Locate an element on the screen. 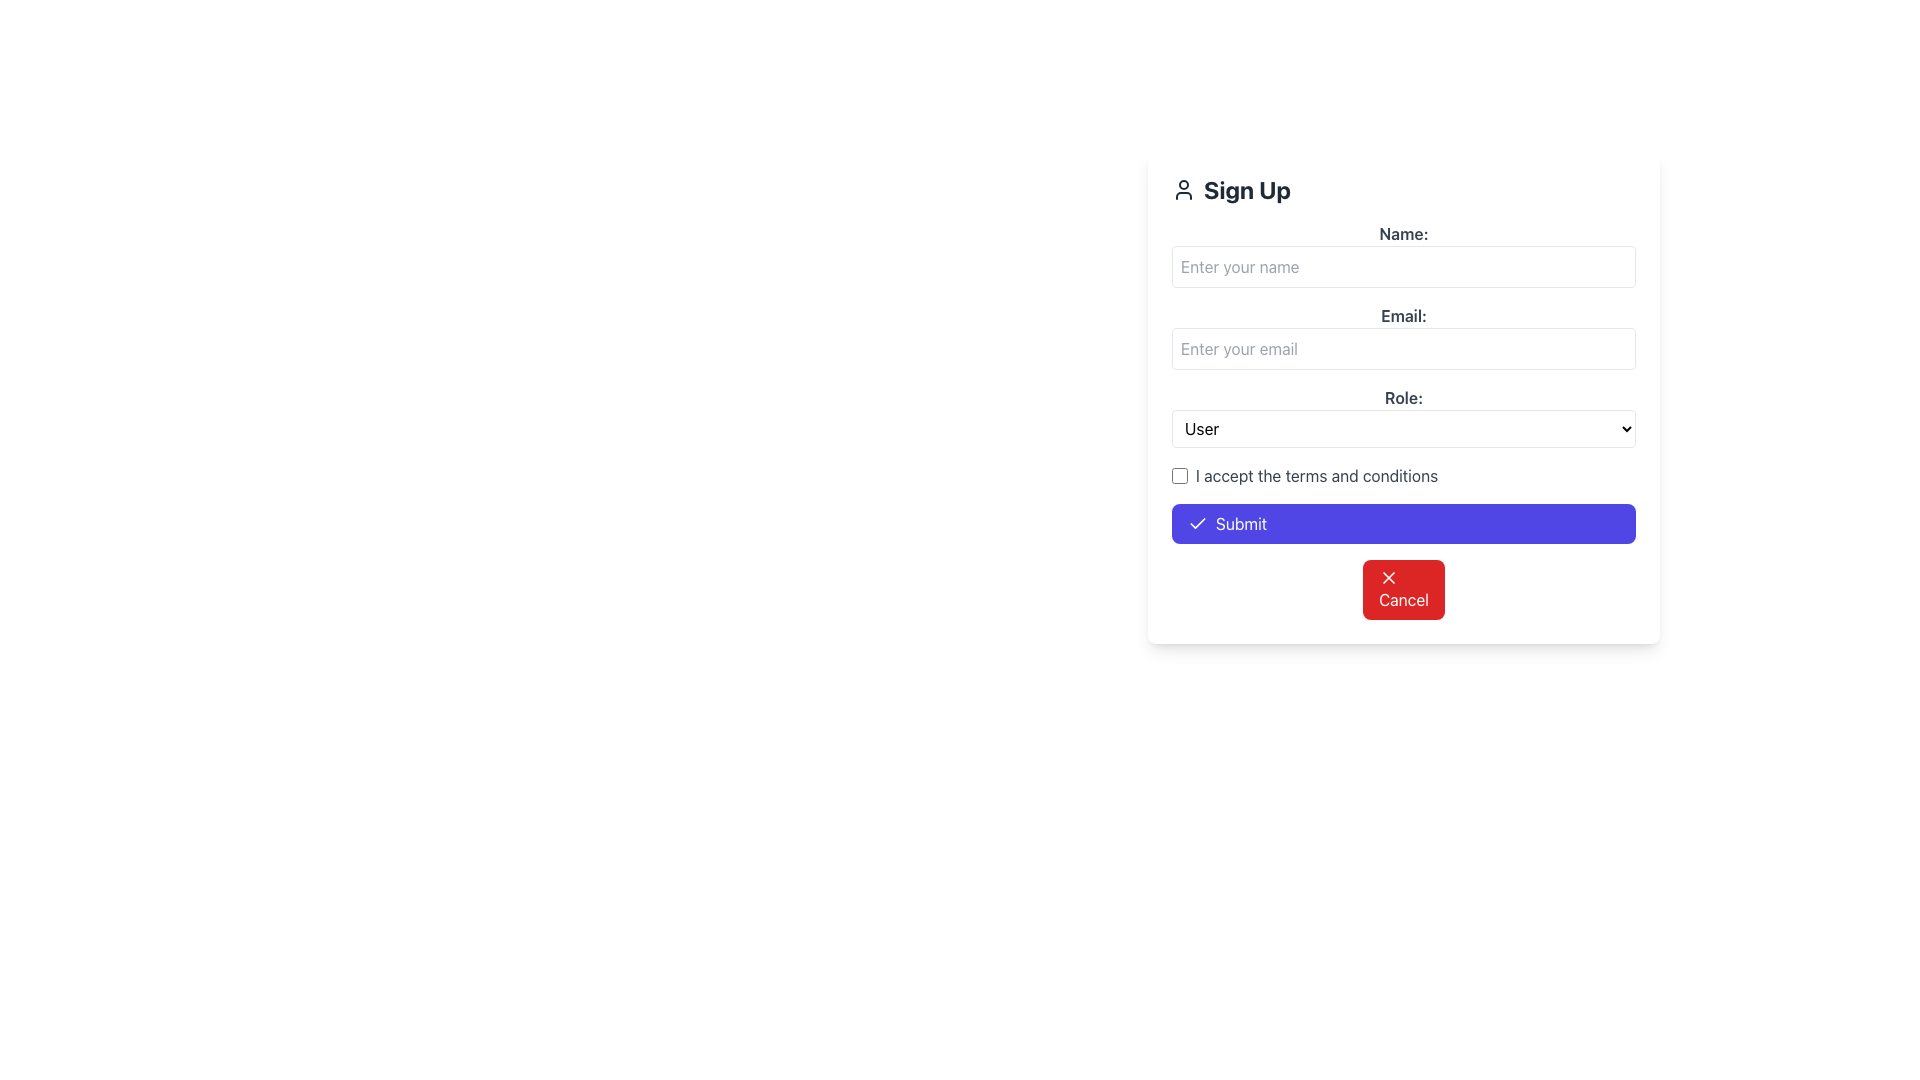 This screenshot has width=1920, height=1080. the checkmark icon located inside the 'Submit' button with a blue background and white text, positioned to the left side of the button's label is located at coordinates (1198, 523).